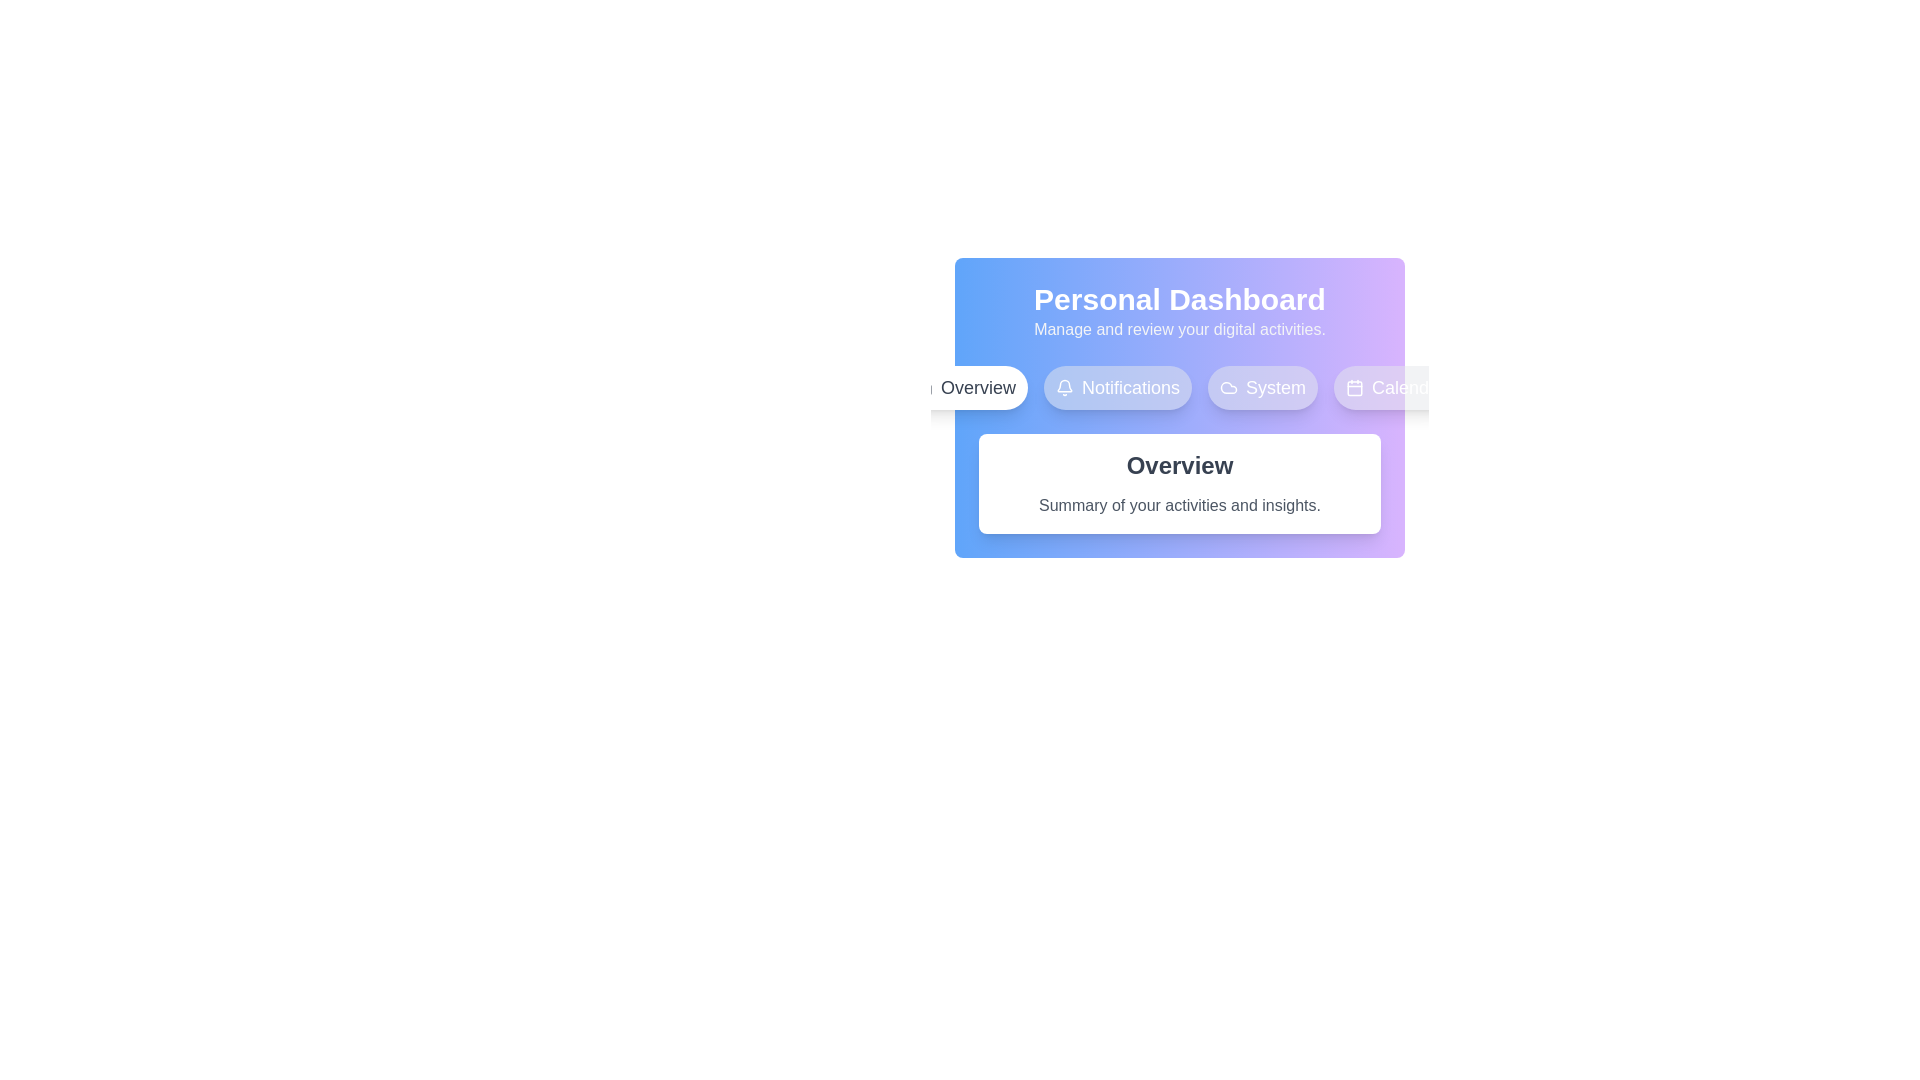 This screenshot has width=1920, height=1080. I want to click on the tab labeled Calendar, so click(1395, 388).